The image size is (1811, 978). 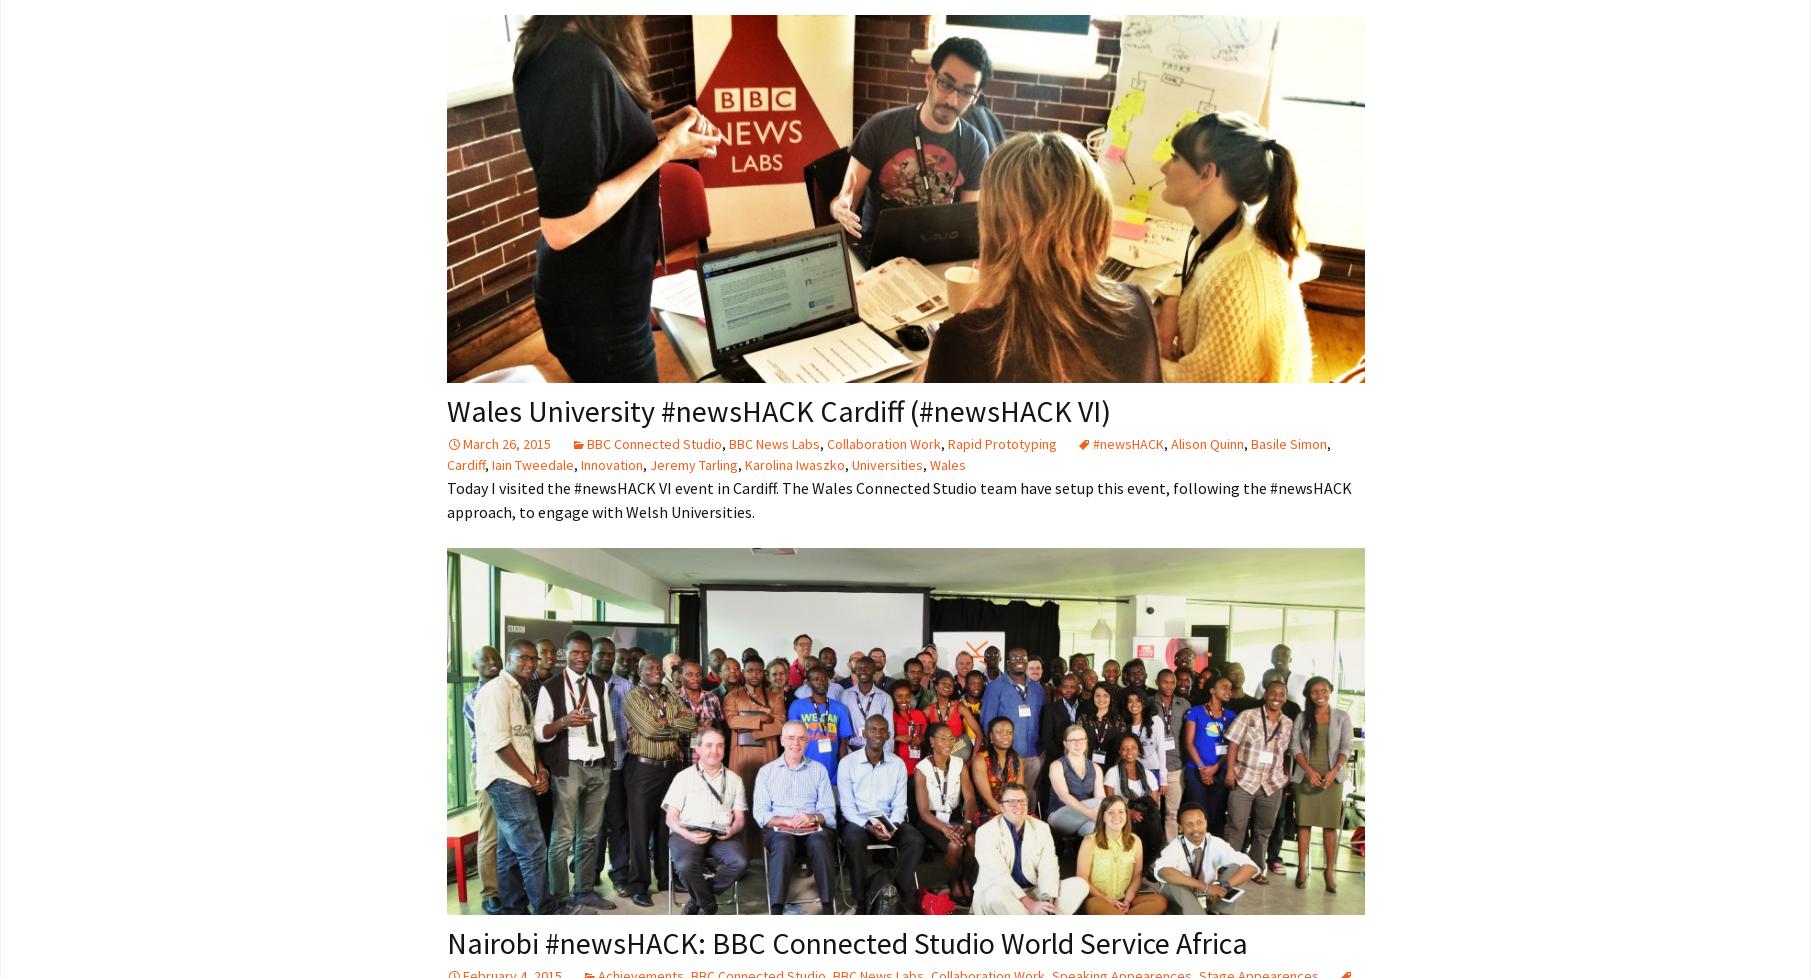 What do you see at coordinates (1000, 442) in the screenshot?
I see `'Rapid Prototyping'` at bounding box center [1000, 442].